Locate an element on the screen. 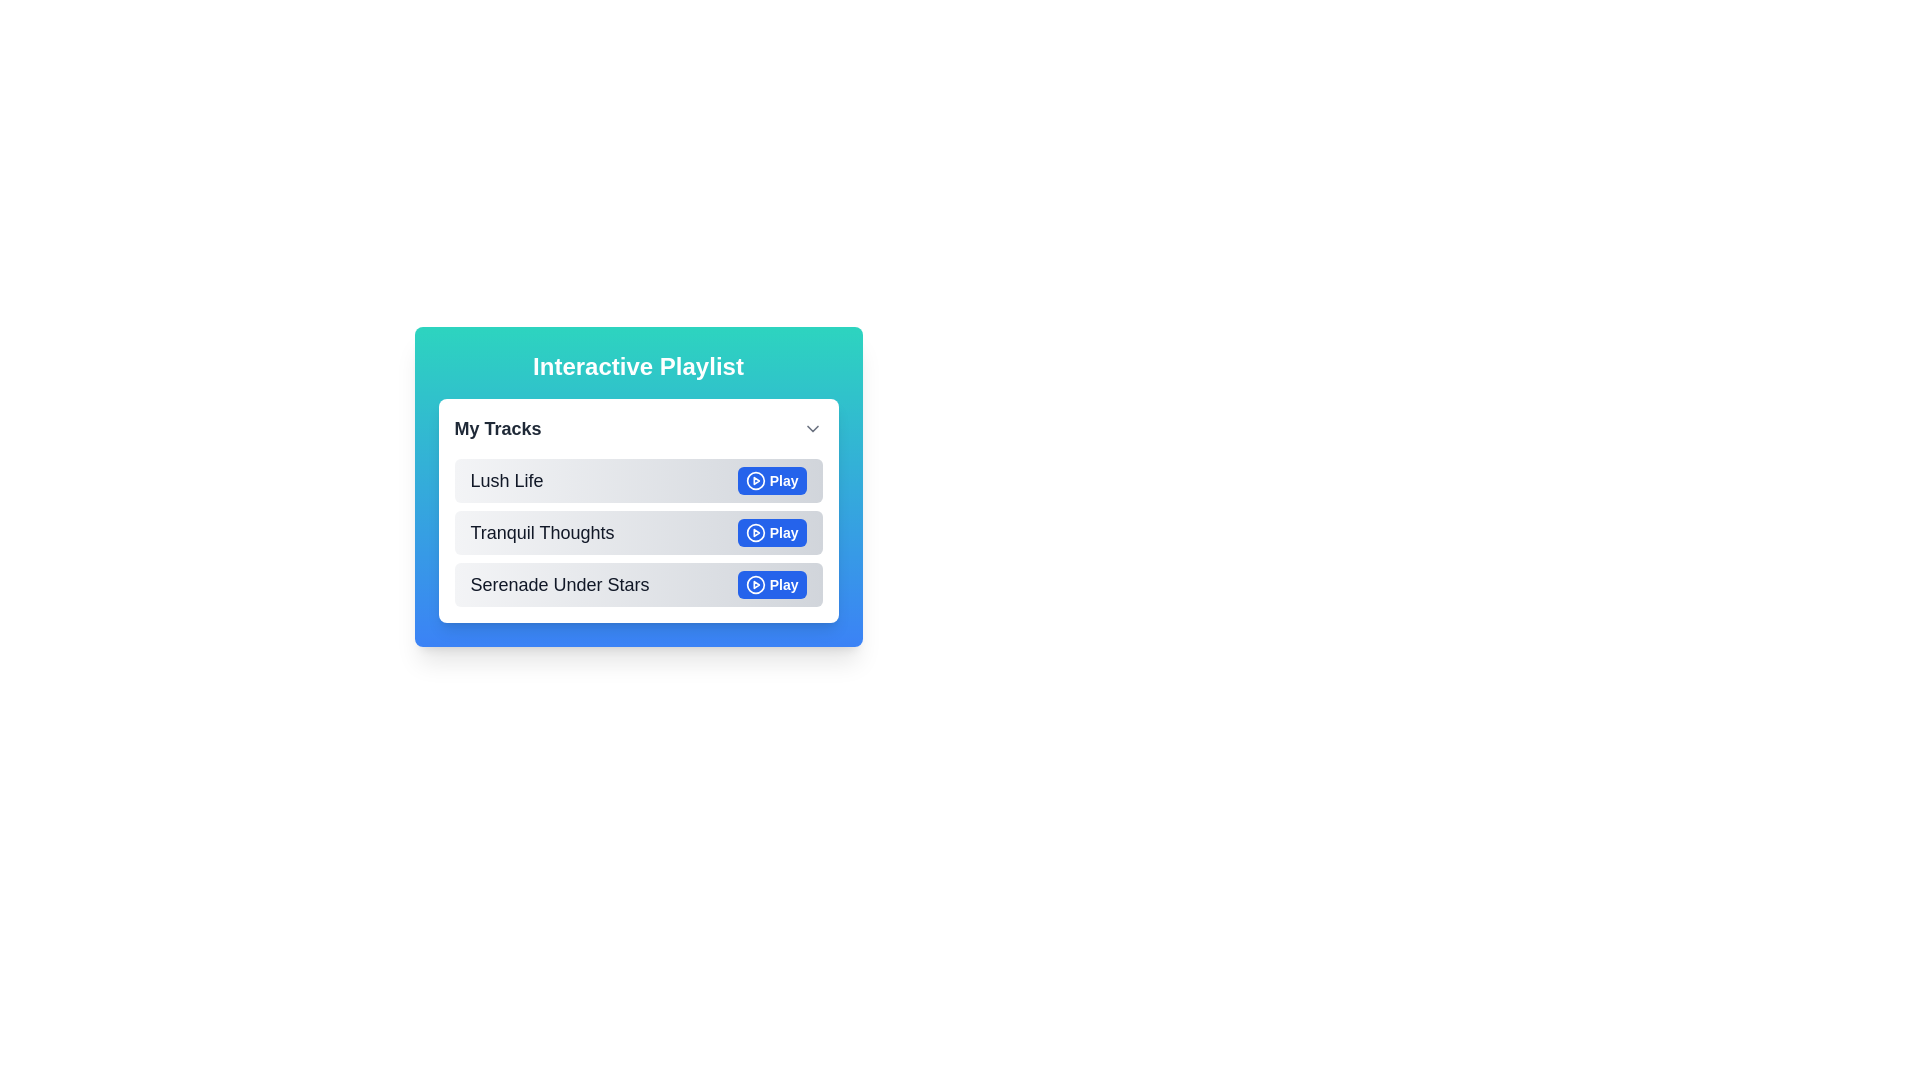  the play button icon located in the first row of buttons of the Interactive Playlist interface to initiate playback of the track 'Lush Life' is located at coordinates (754, 481).